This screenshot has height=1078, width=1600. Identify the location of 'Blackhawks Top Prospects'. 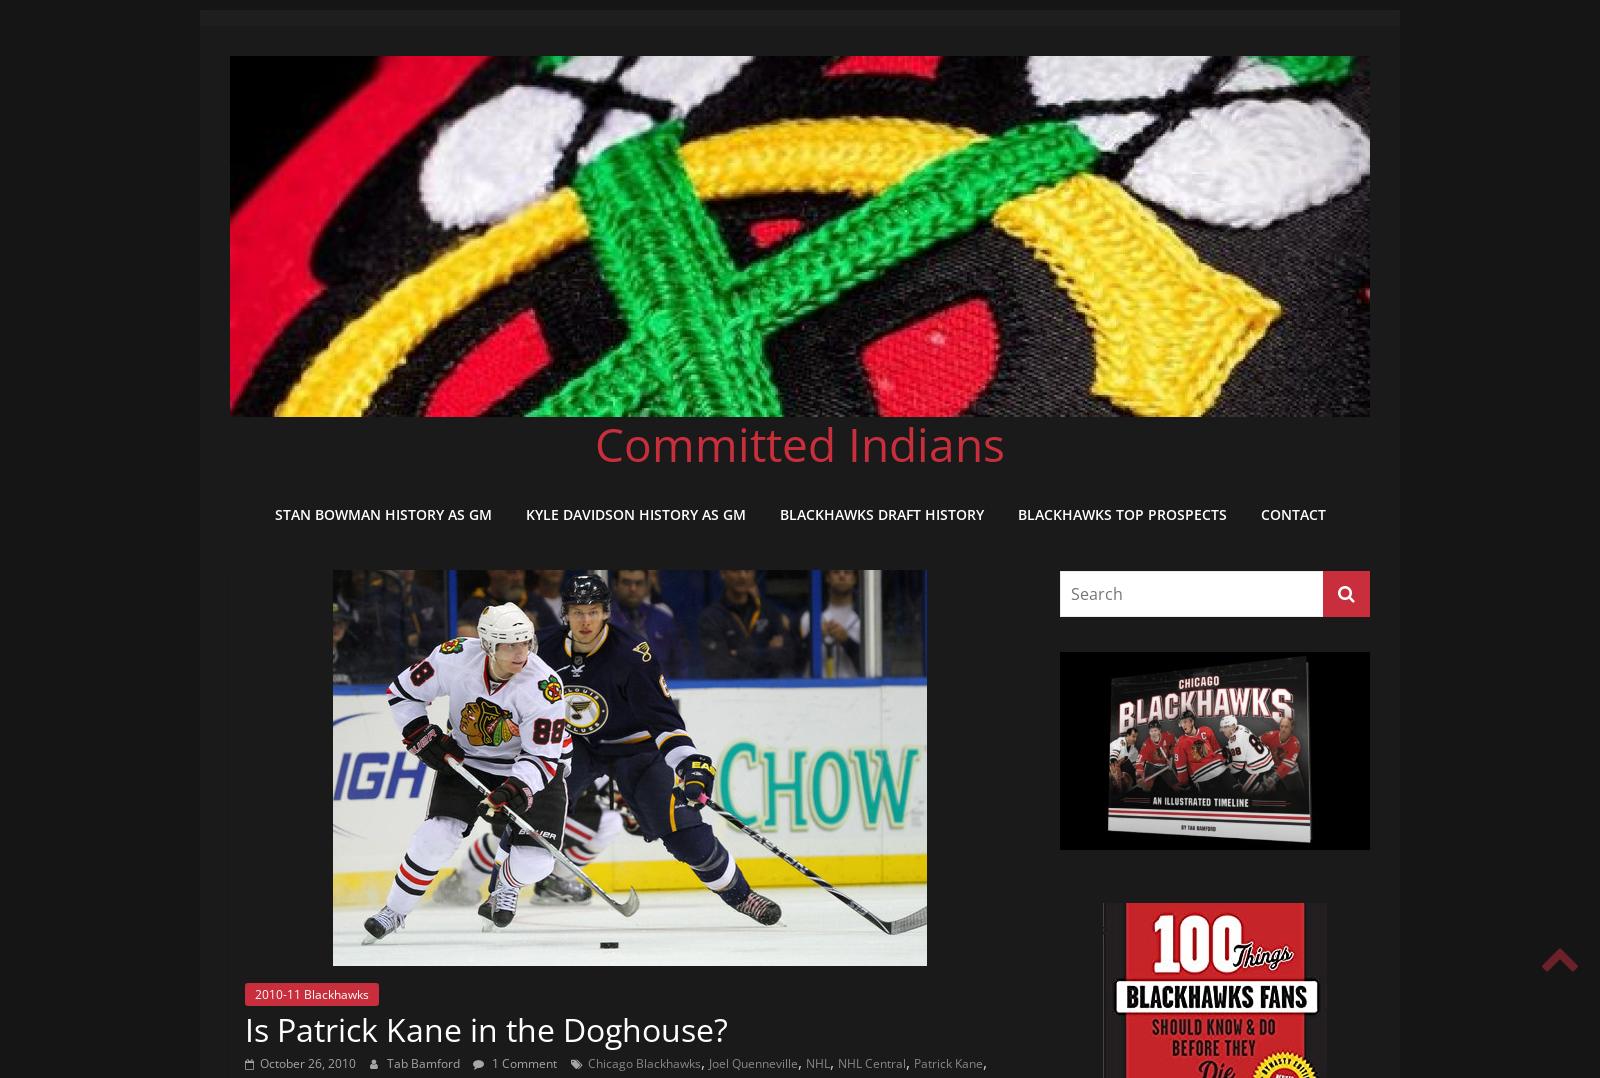
(1016, 513).